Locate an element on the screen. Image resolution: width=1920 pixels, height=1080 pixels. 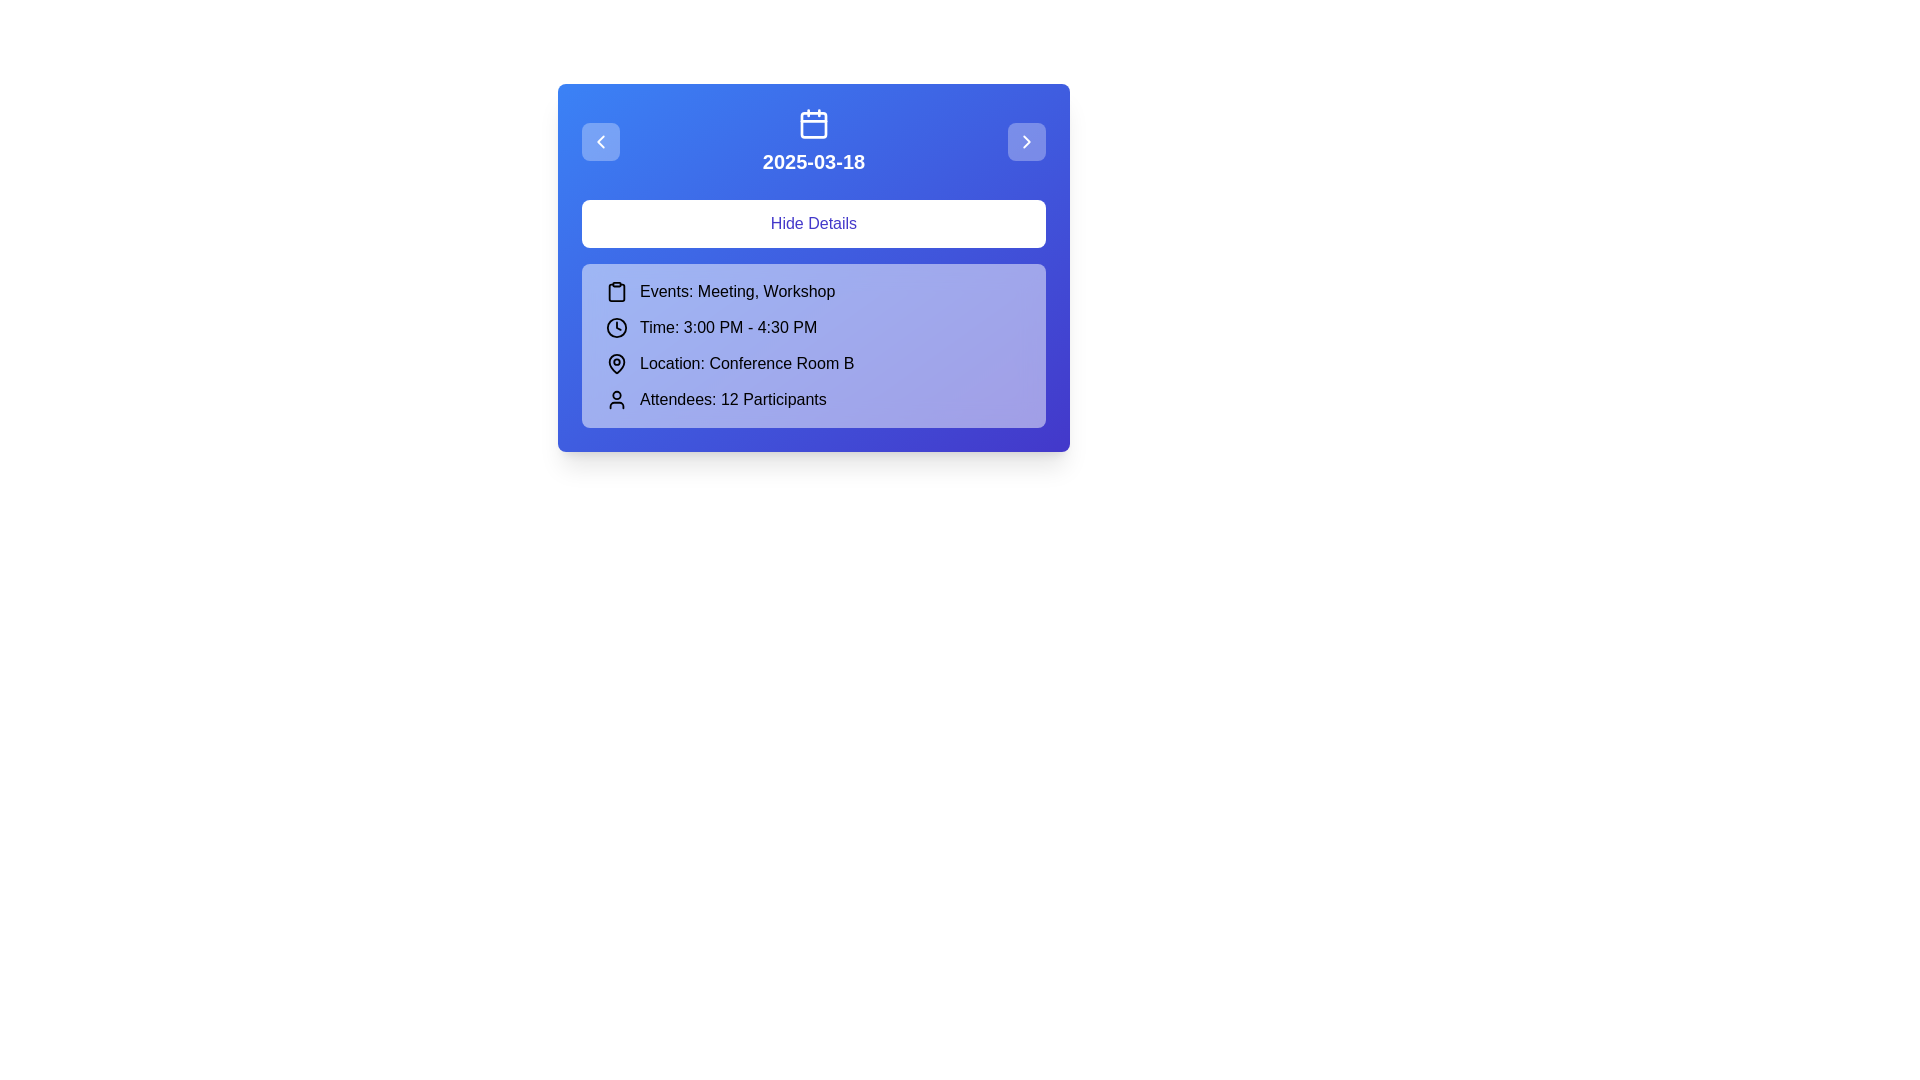
the clock icon located to the left of the text 'Time: 3:00 PM - 4:30 PM' in the event information panel is located at coordinates (616, 326).